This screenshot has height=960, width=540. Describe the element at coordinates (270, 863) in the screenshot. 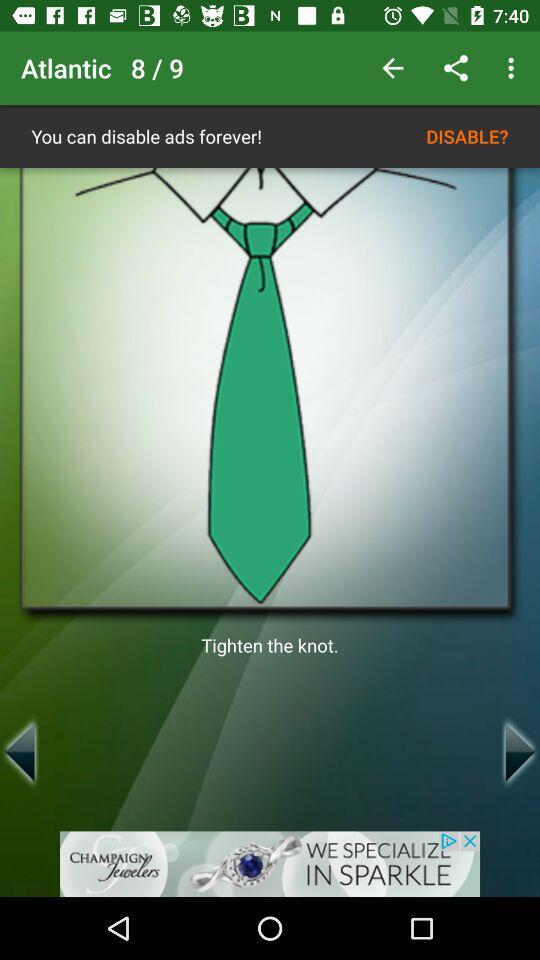

I see `click advertisement` at that location.